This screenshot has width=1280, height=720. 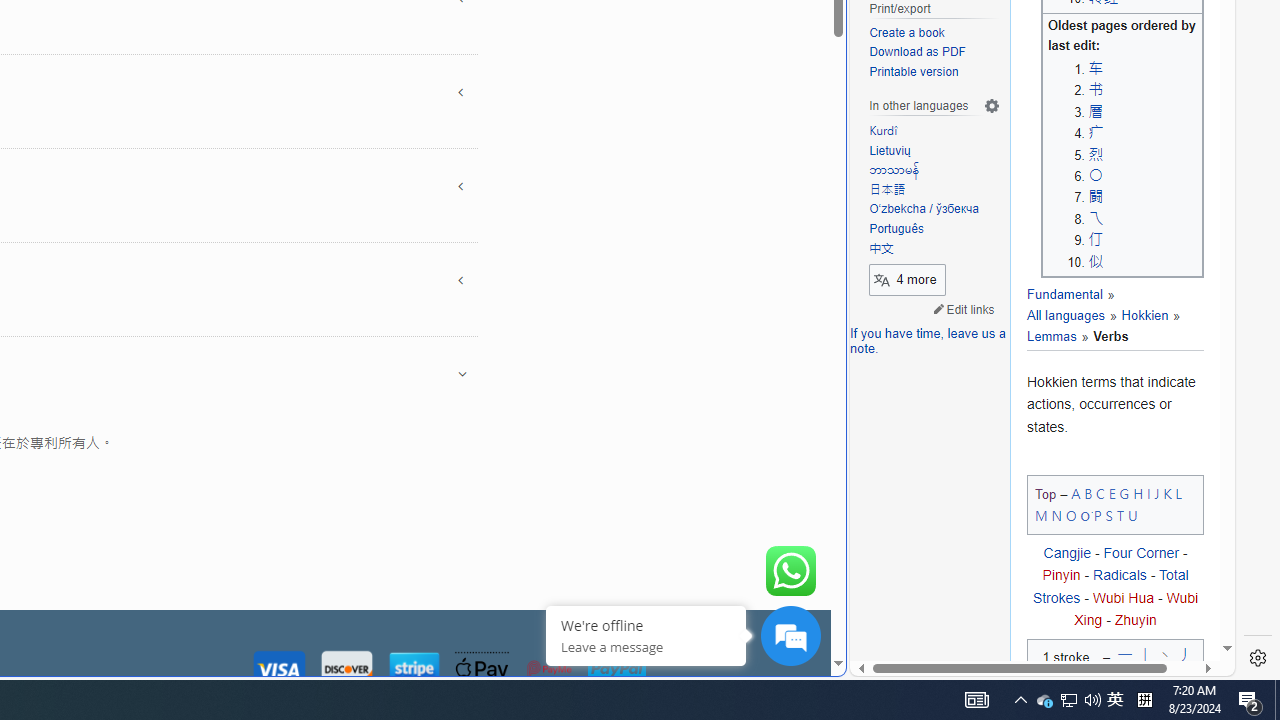 What do you see at coordinates (912, 70) in the screenshot?
I see `'Printable version'` at bounding box center [912, 70].